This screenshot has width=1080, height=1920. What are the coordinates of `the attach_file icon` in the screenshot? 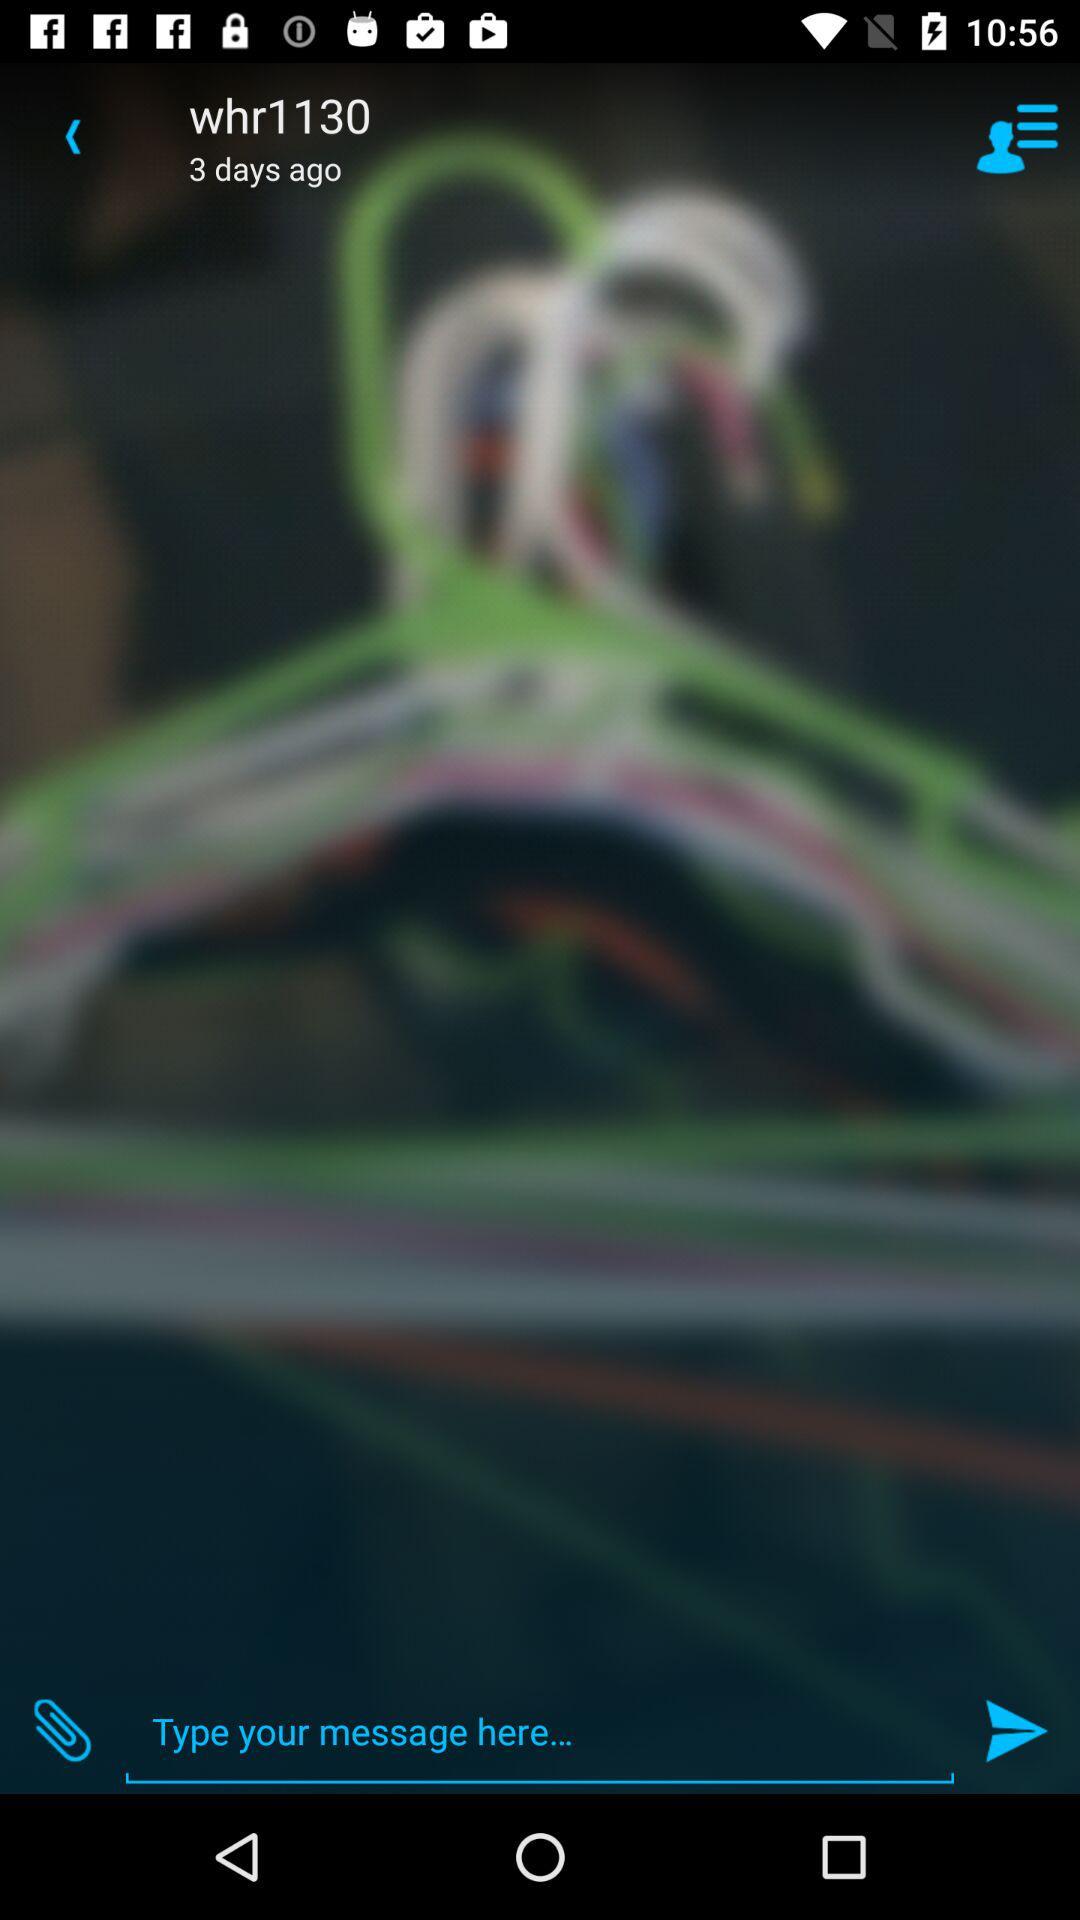 It's located at (61, 1730).